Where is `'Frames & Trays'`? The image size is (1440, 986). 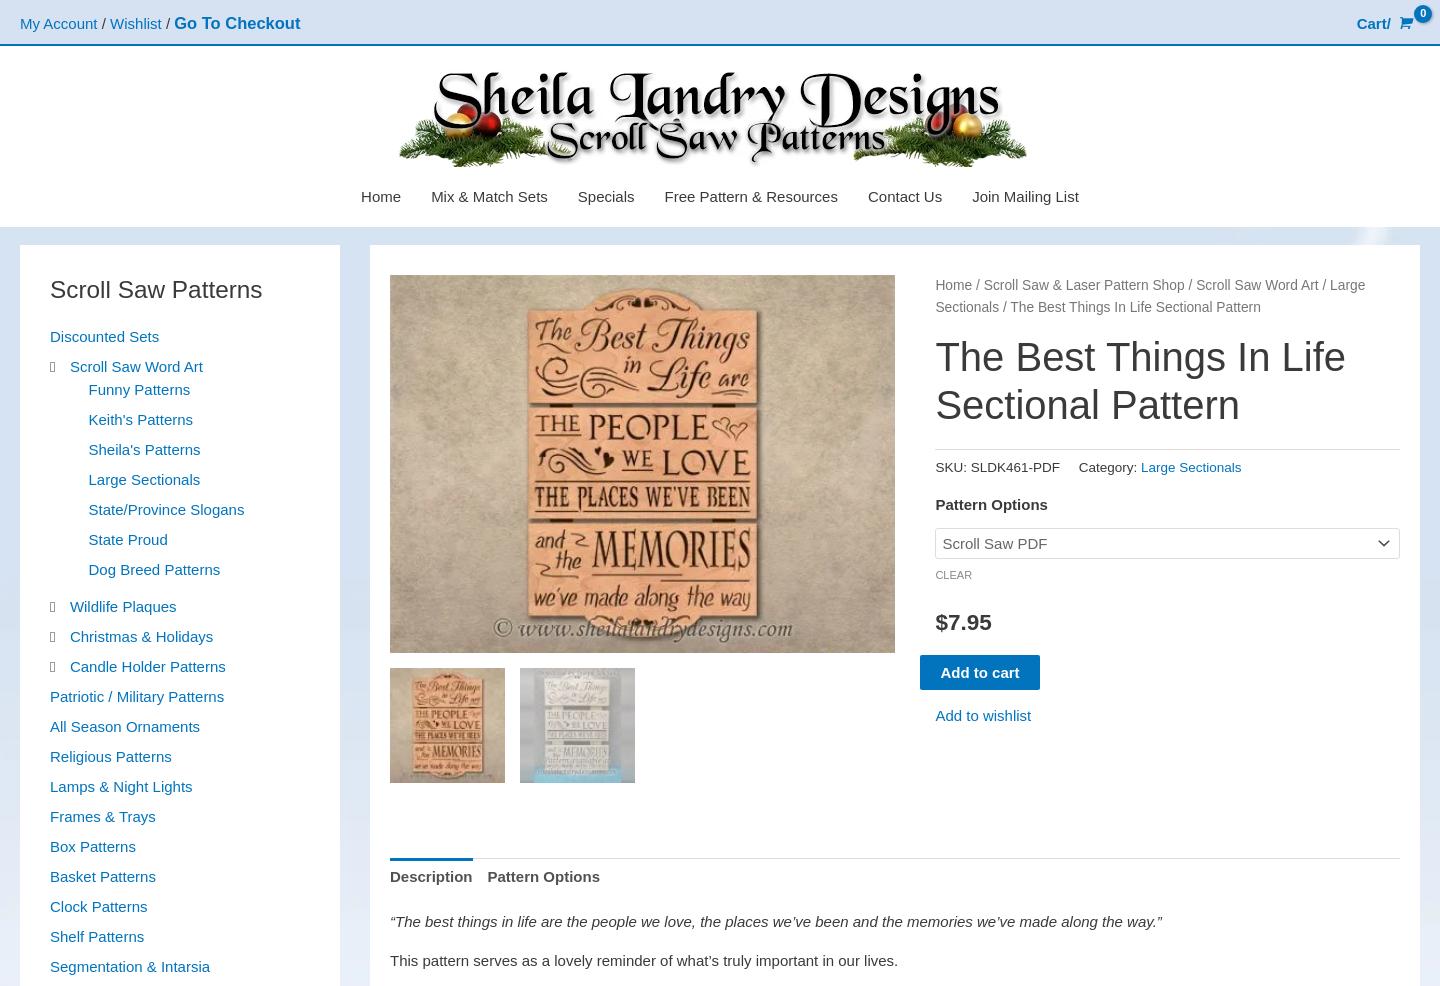
'Frames & Trays' is located at coordinates (102, 816).